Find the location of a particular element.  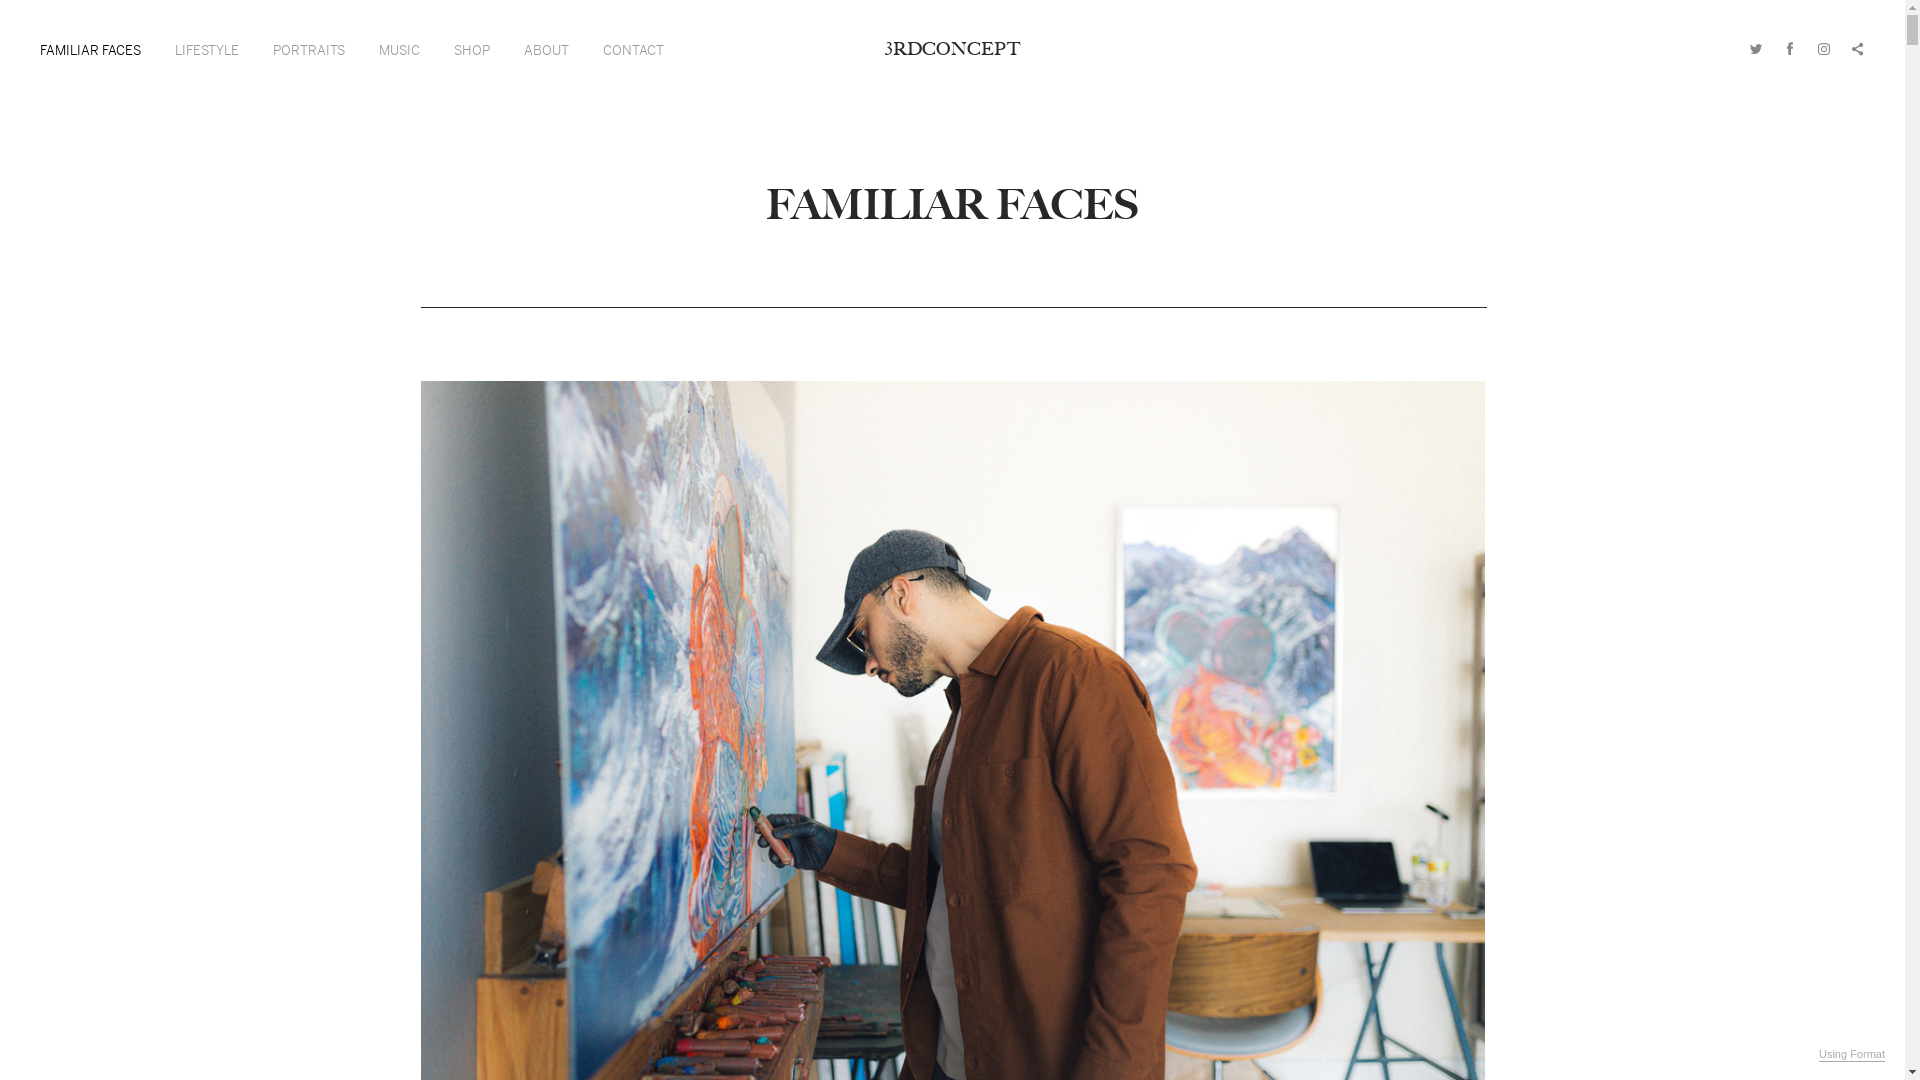

'ABOUT' is located at coordinates (546, 49).